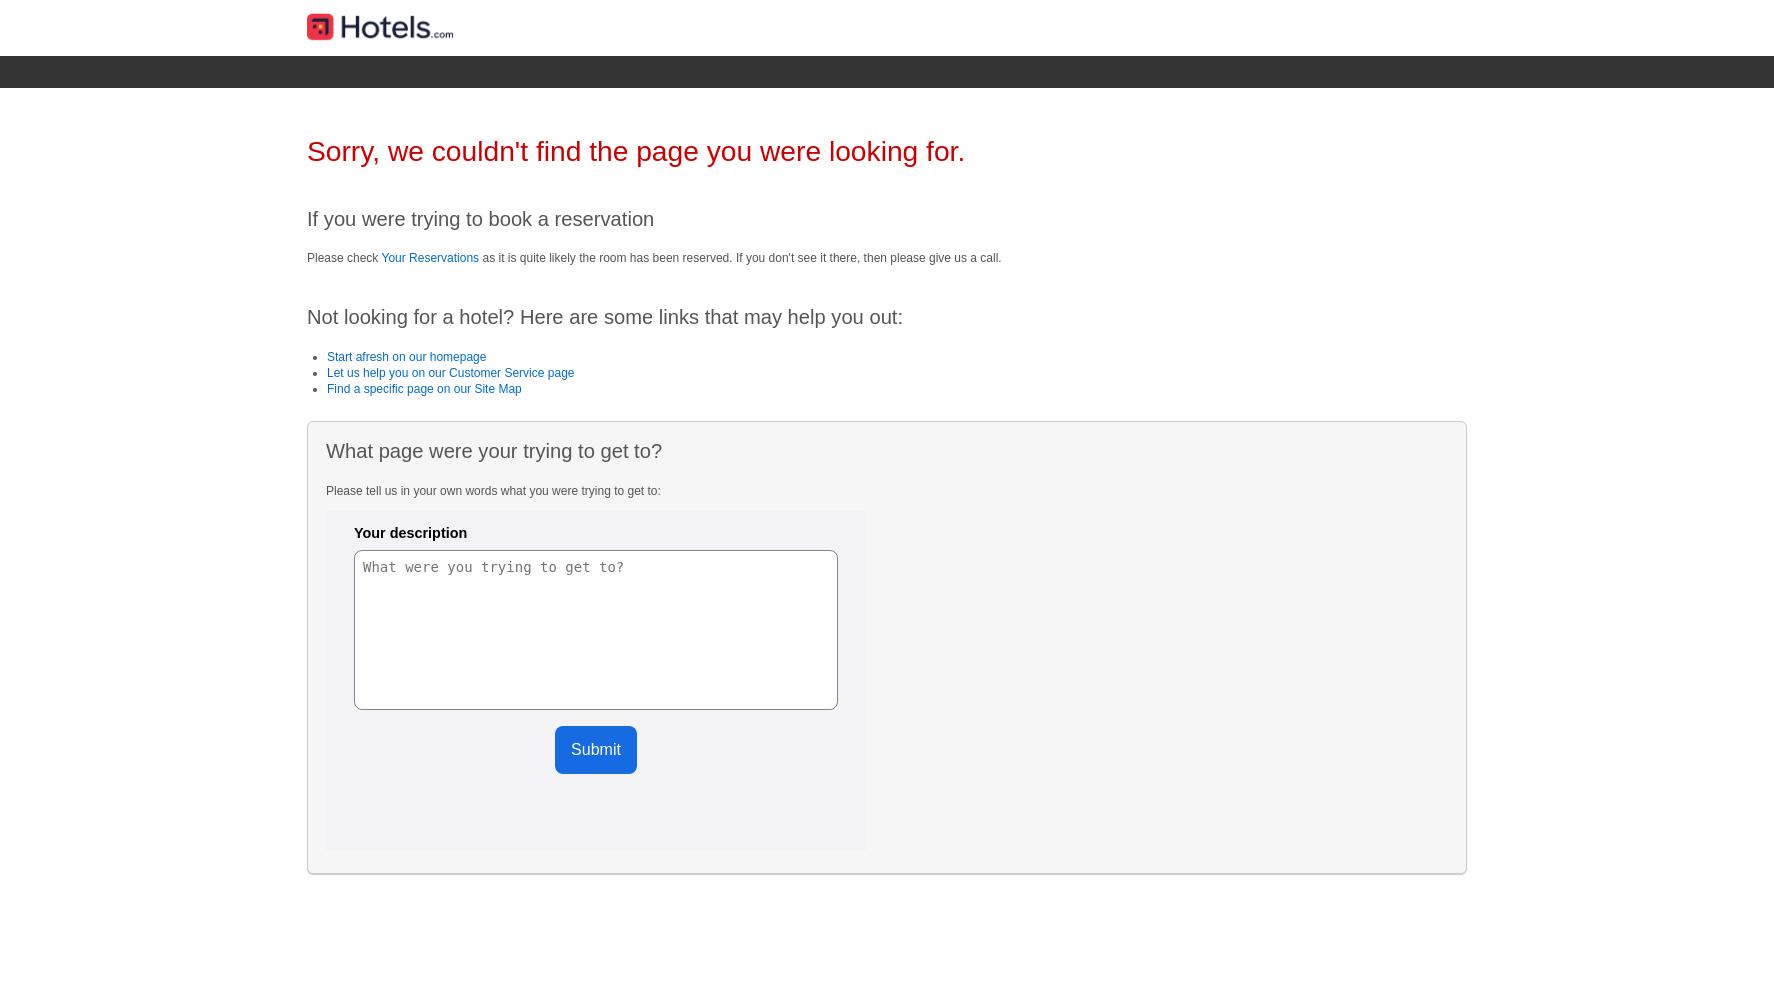 The height and width of the screenshot is (1000, 1774). I want to click on 'as it is quite likely the room has been reserved. If you don't see it there, then please give us a call.', so click(738, 257).